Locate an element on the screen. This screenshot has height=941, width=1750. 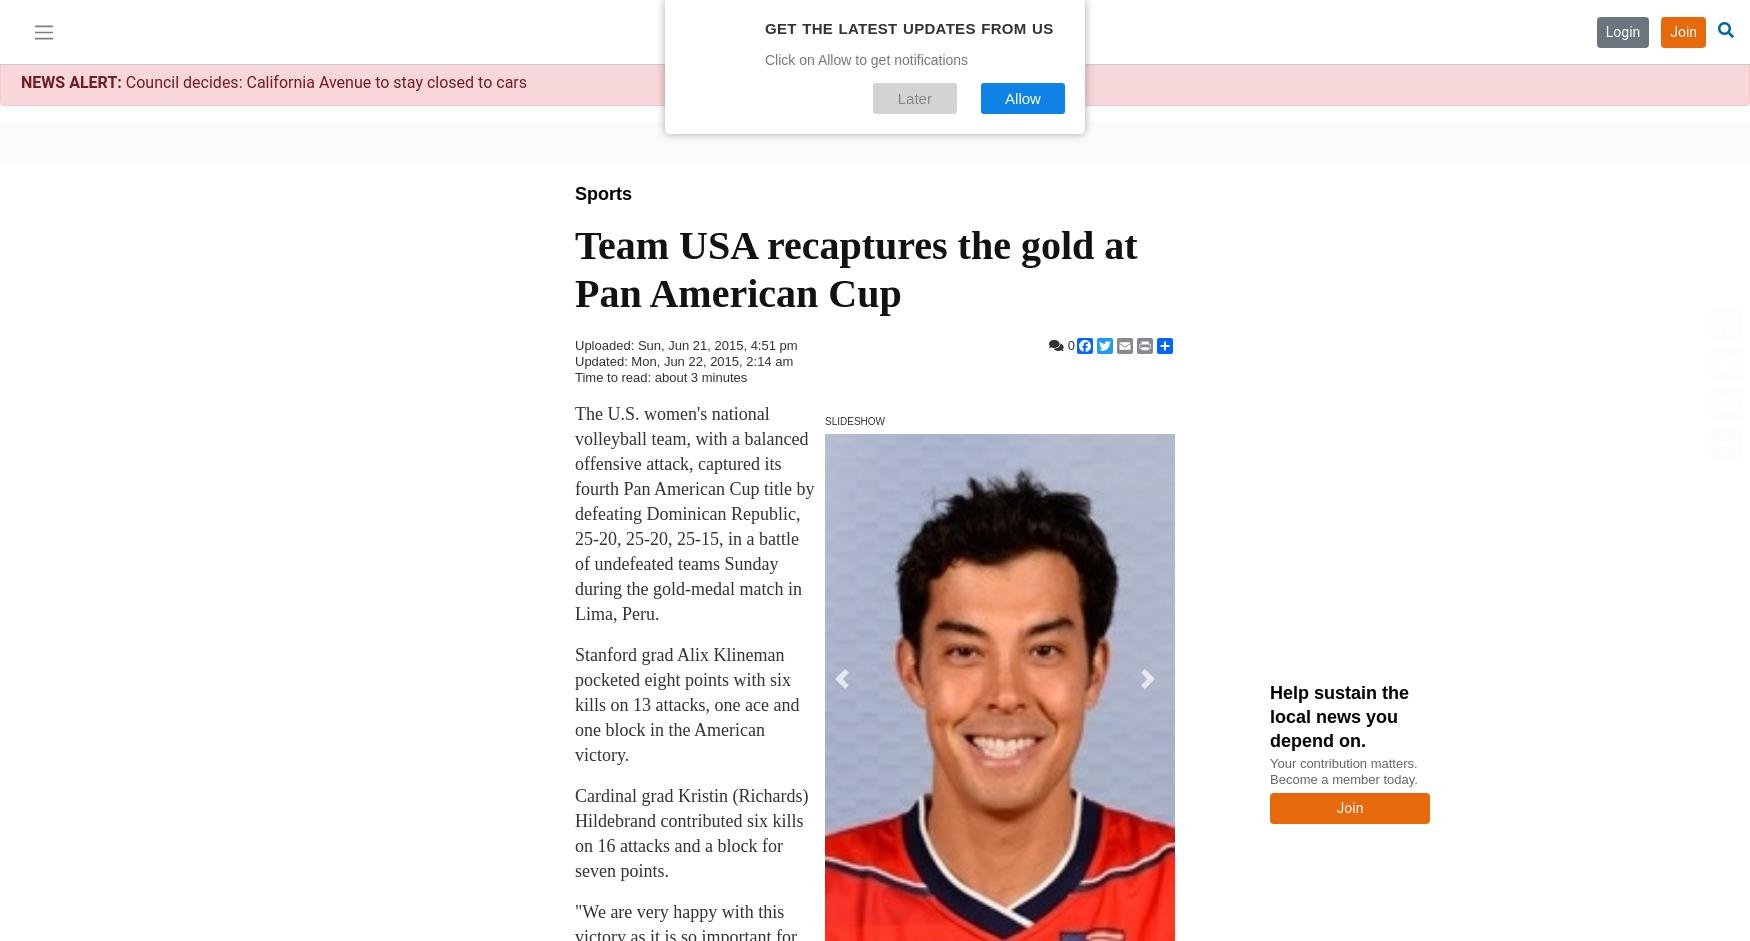
'0' is located at coordinates (1069, 345).